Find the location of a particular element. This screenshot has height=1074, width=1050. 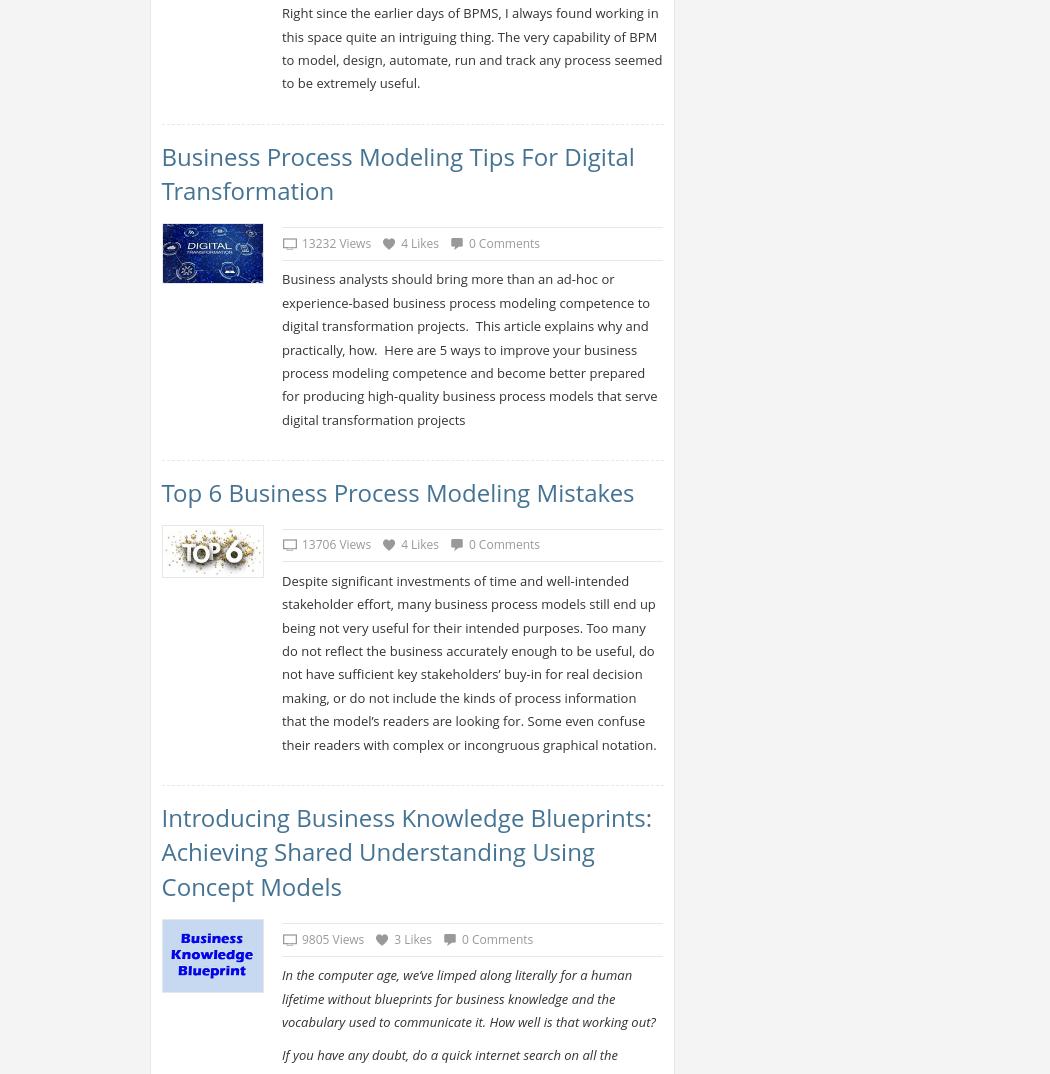

'3 Likes' is located at coordinates (412, 938).